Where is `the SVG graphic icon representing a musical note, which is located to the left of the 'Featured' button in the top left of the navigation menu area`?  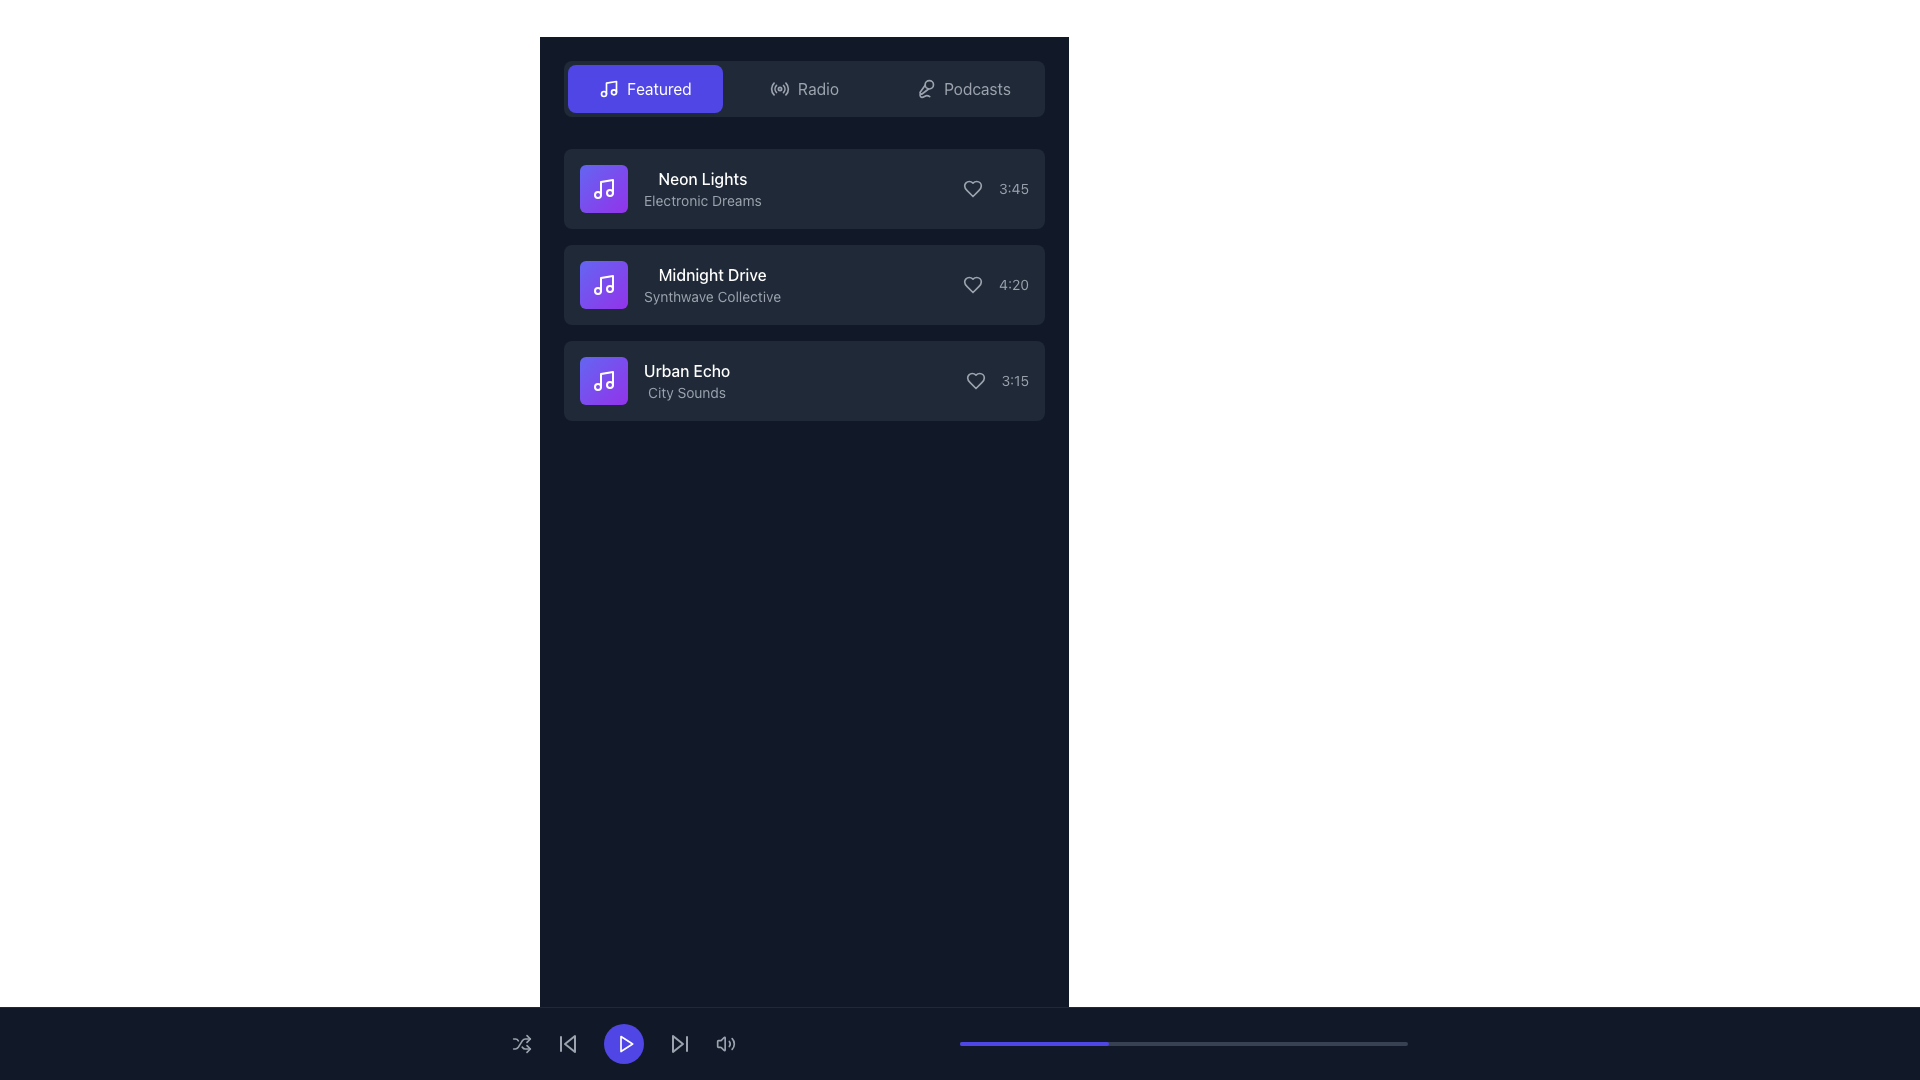 the SVG graphic icon representing a musical note, which is located to the left of the 'Featured' button in the top left of the navigation menu area is located at coordinates (608, 87).